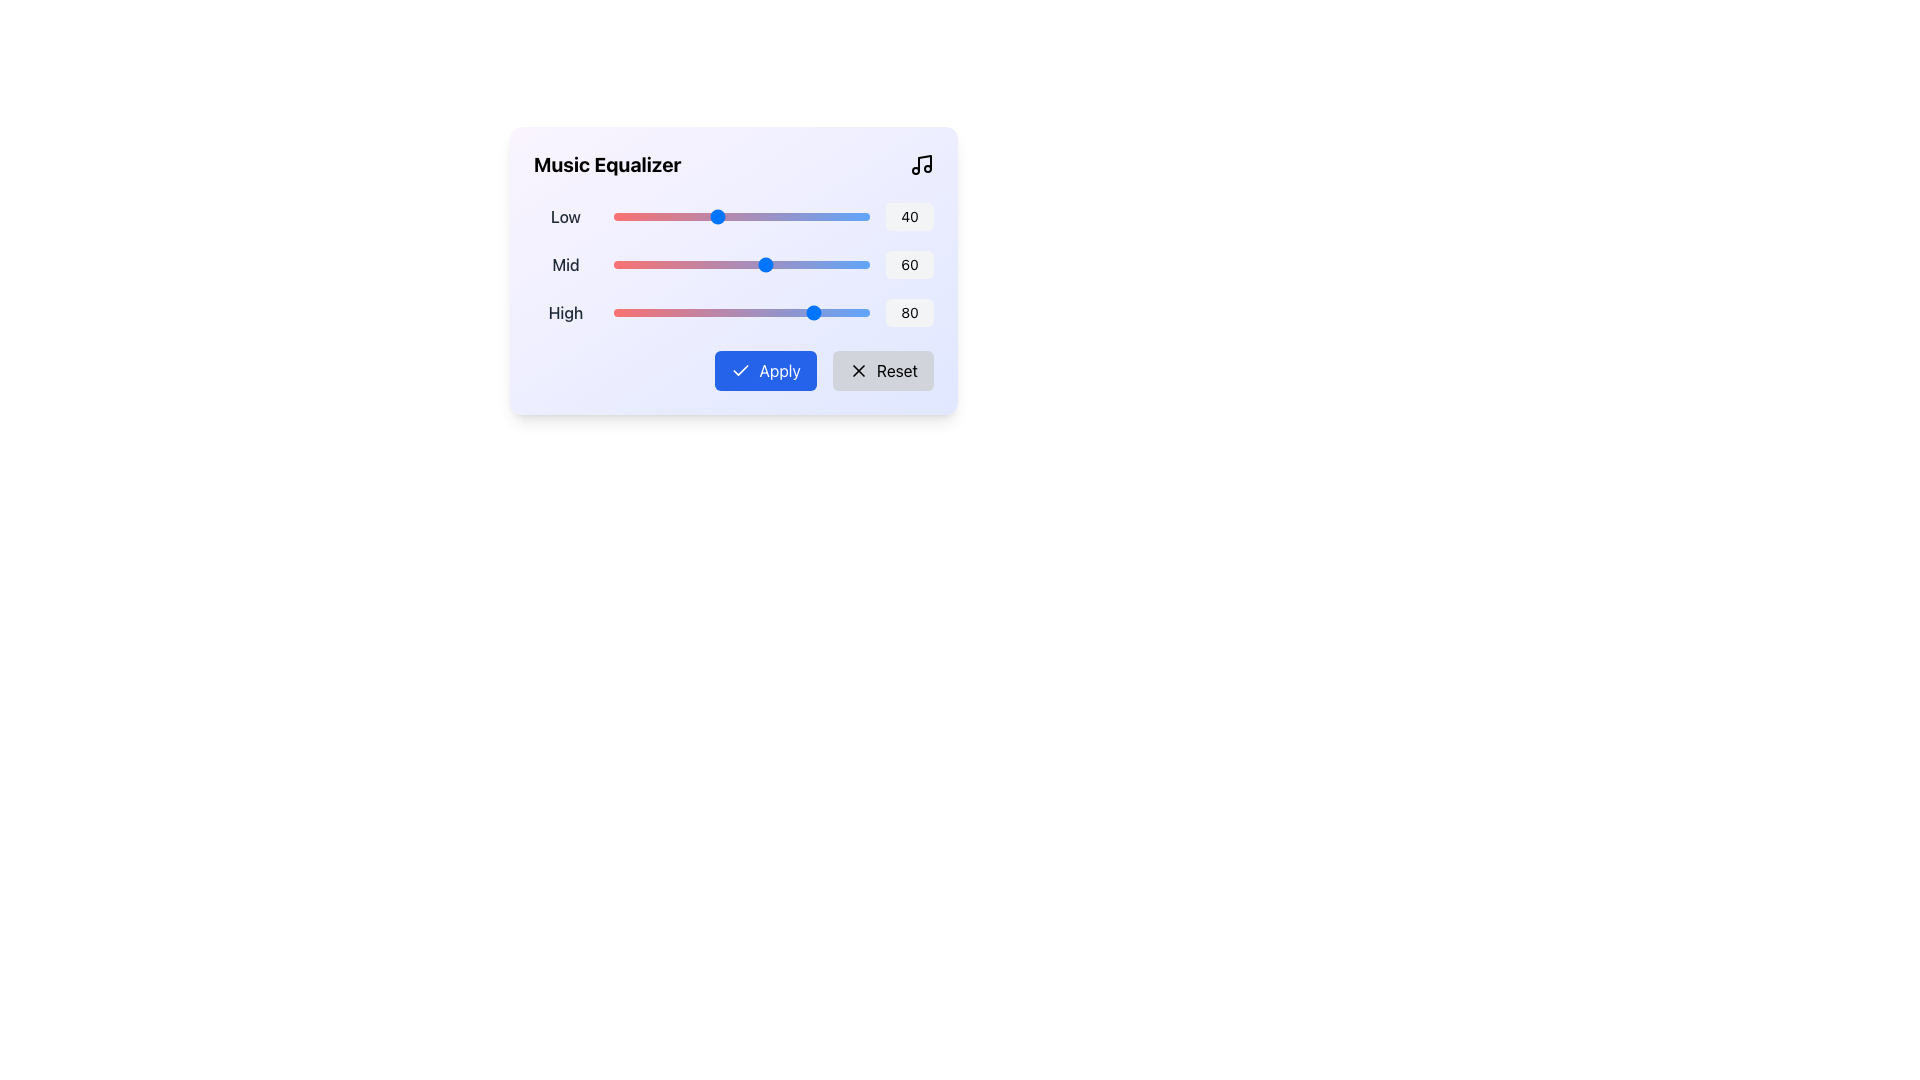  What do you see at coordinates (657, 264) in the screenshot?
I see `the mid-range slider` at bounding box center [657, 264].